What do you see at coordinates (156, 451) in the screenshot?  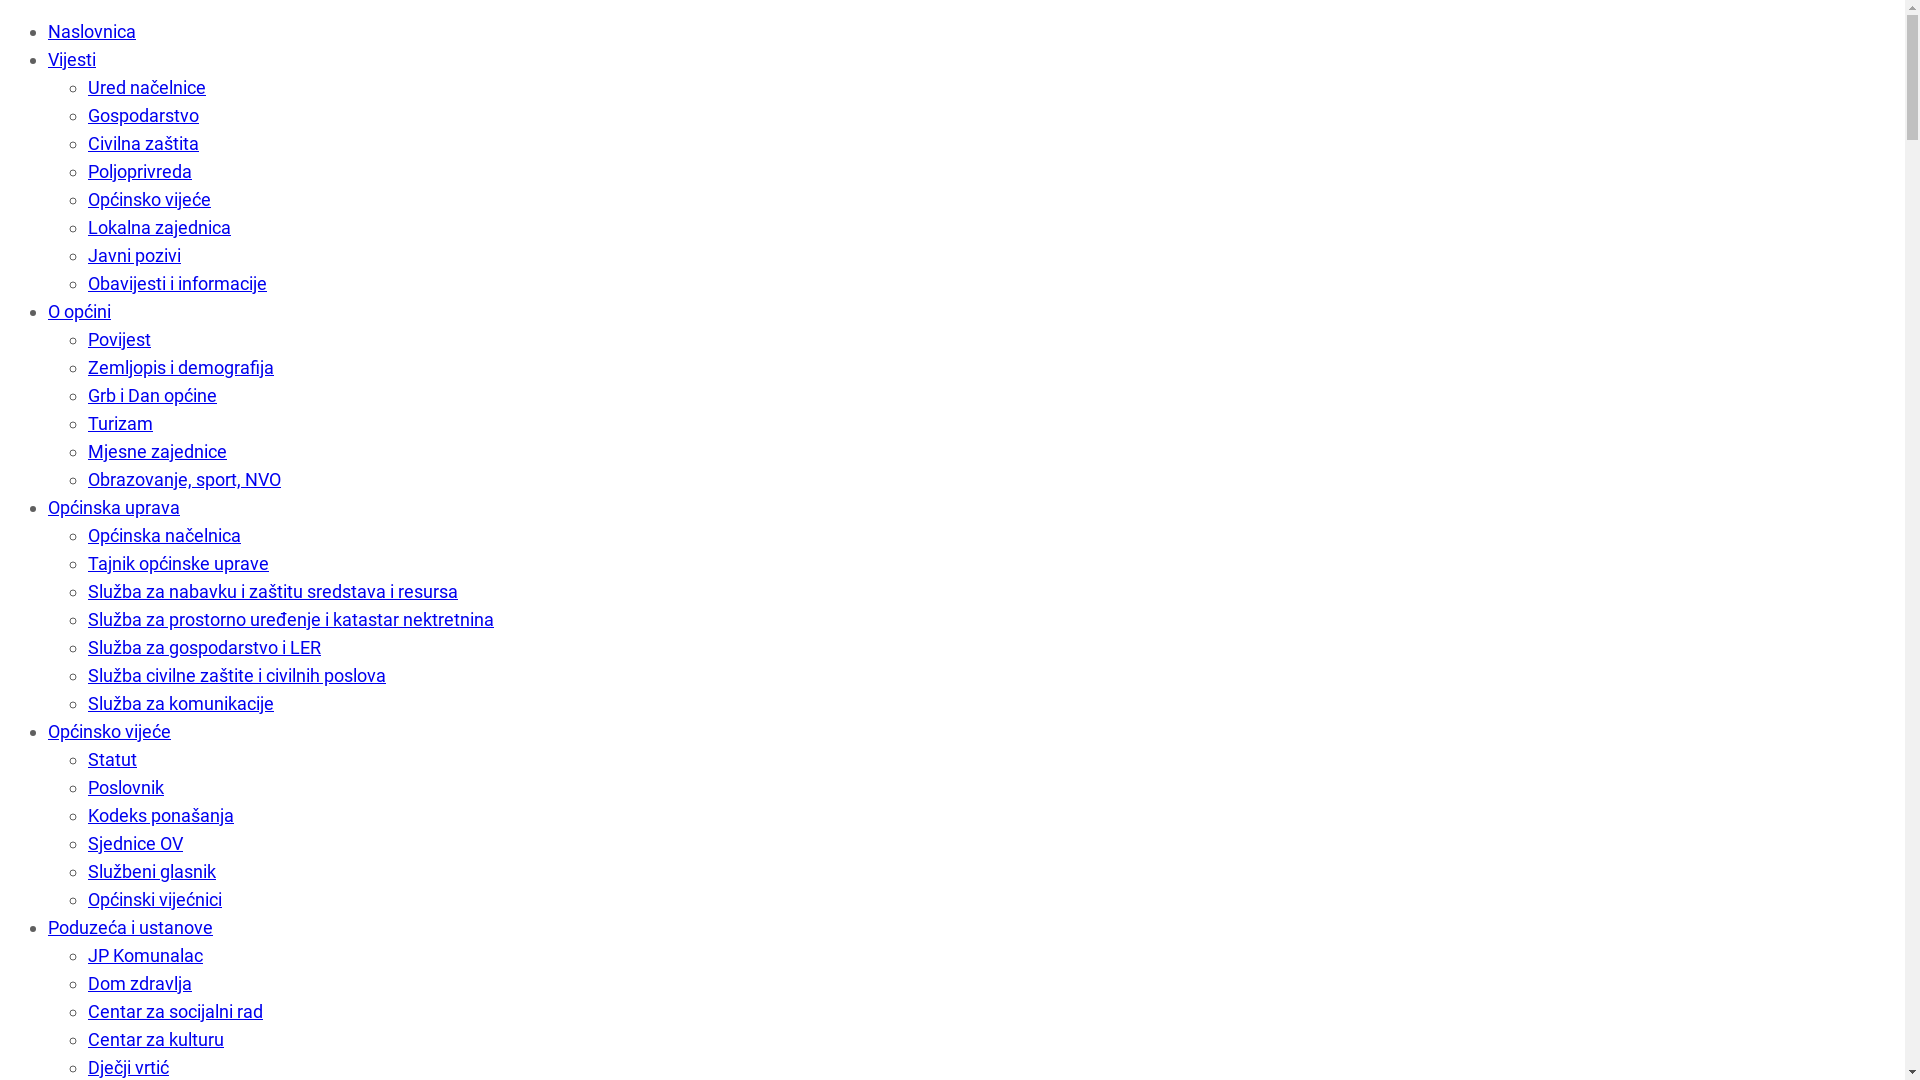 I see `'Mjesne zajednice'` at bounding box center [156, 451].